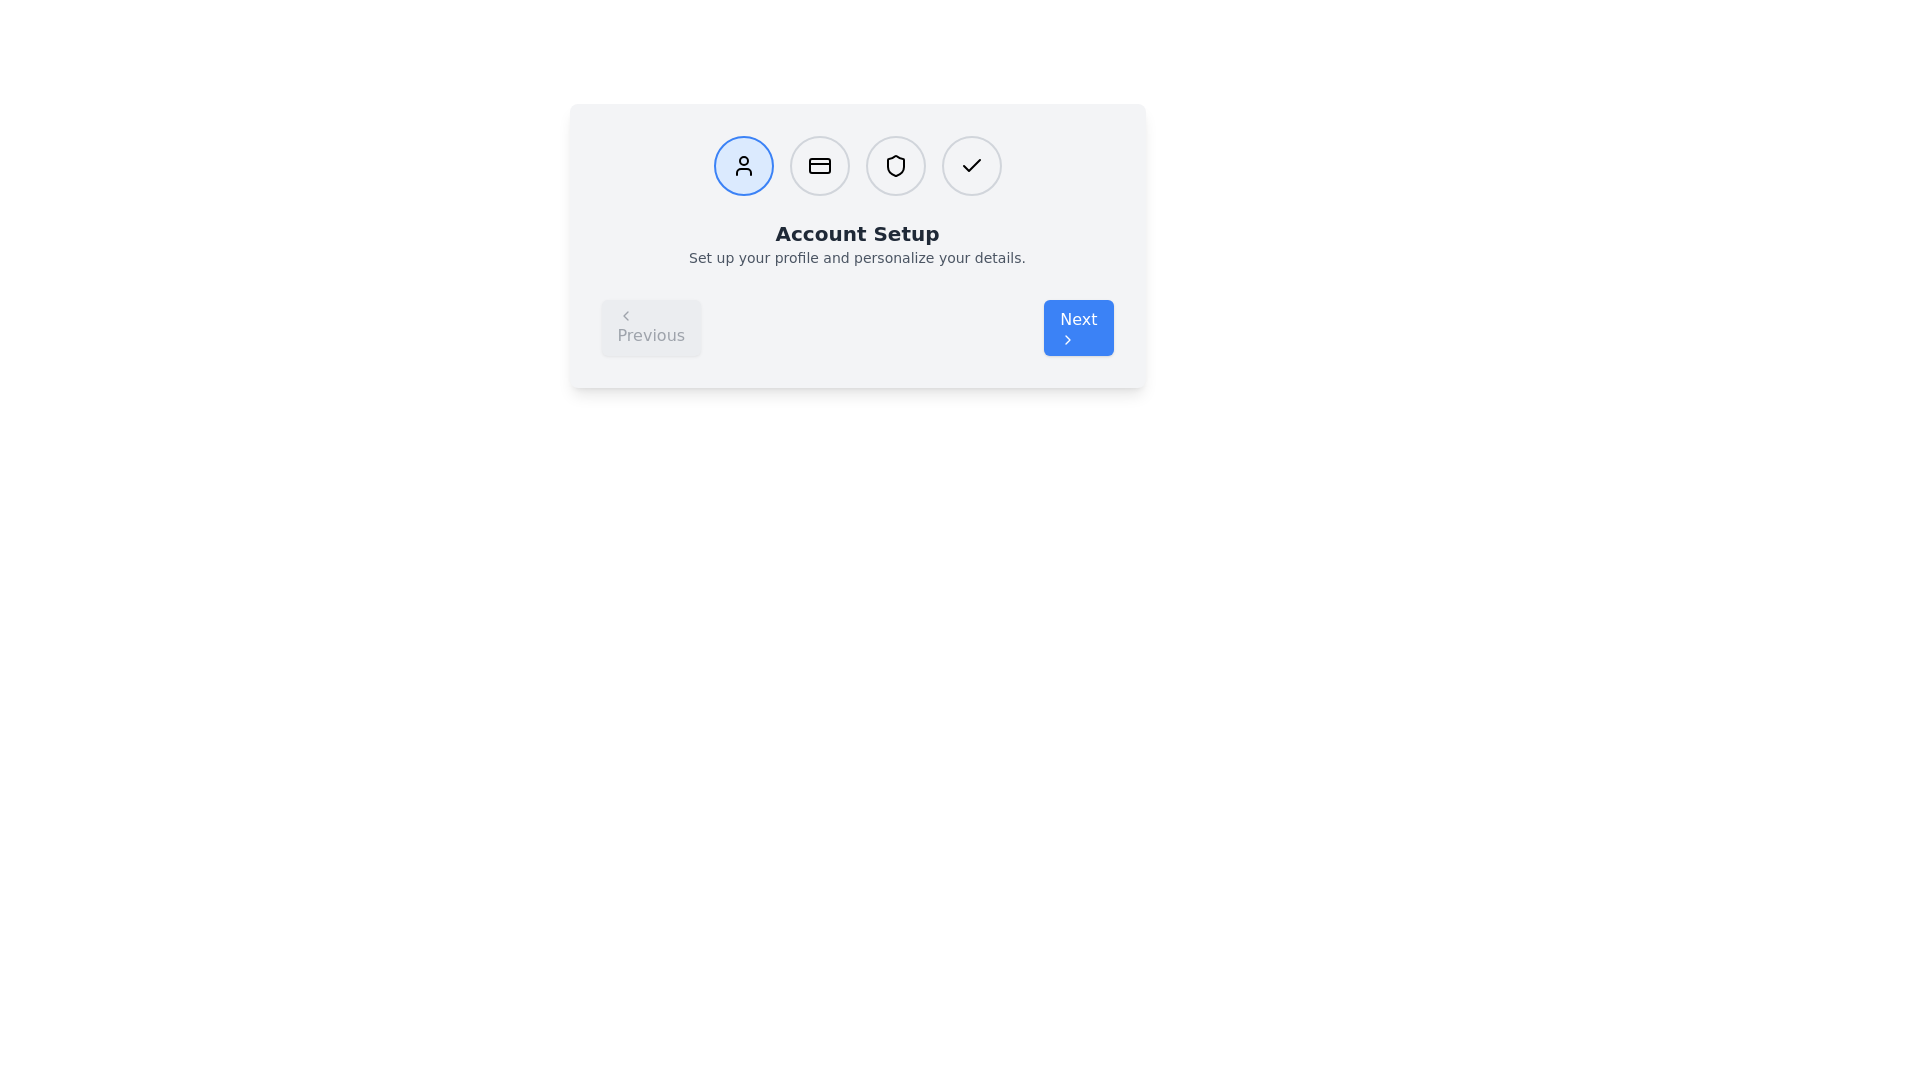 The width and height of the screenshot is (1920, 1080). Describe the element at coordinates (971, 164) in the screenshot. I see `the checkmark icon, which is a black stroke visual checkmark with a hook shape, located in the top-right section of the icon group above the 'Account Setup' text label` at that location.